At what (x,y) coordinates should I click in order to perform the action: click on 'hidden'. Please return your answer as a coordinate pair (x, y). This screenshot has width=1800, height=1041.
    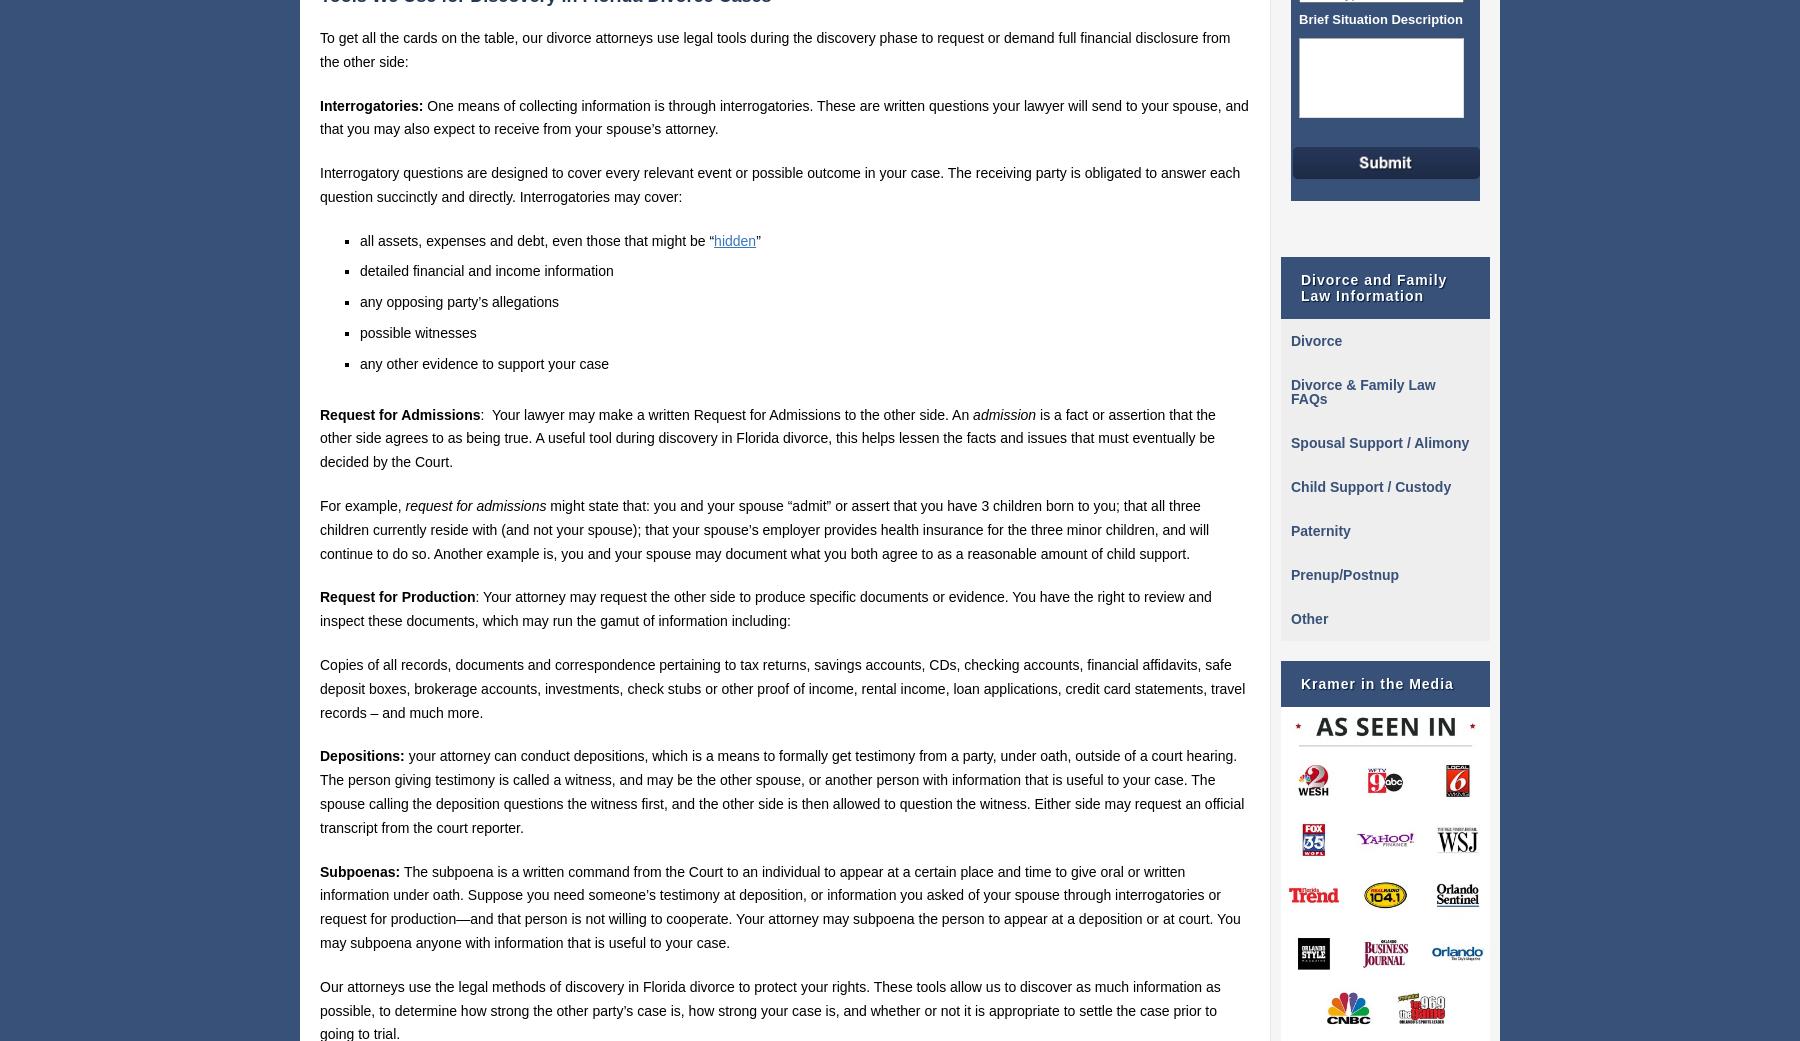
    Looking at the image, I should click on (733, 238).